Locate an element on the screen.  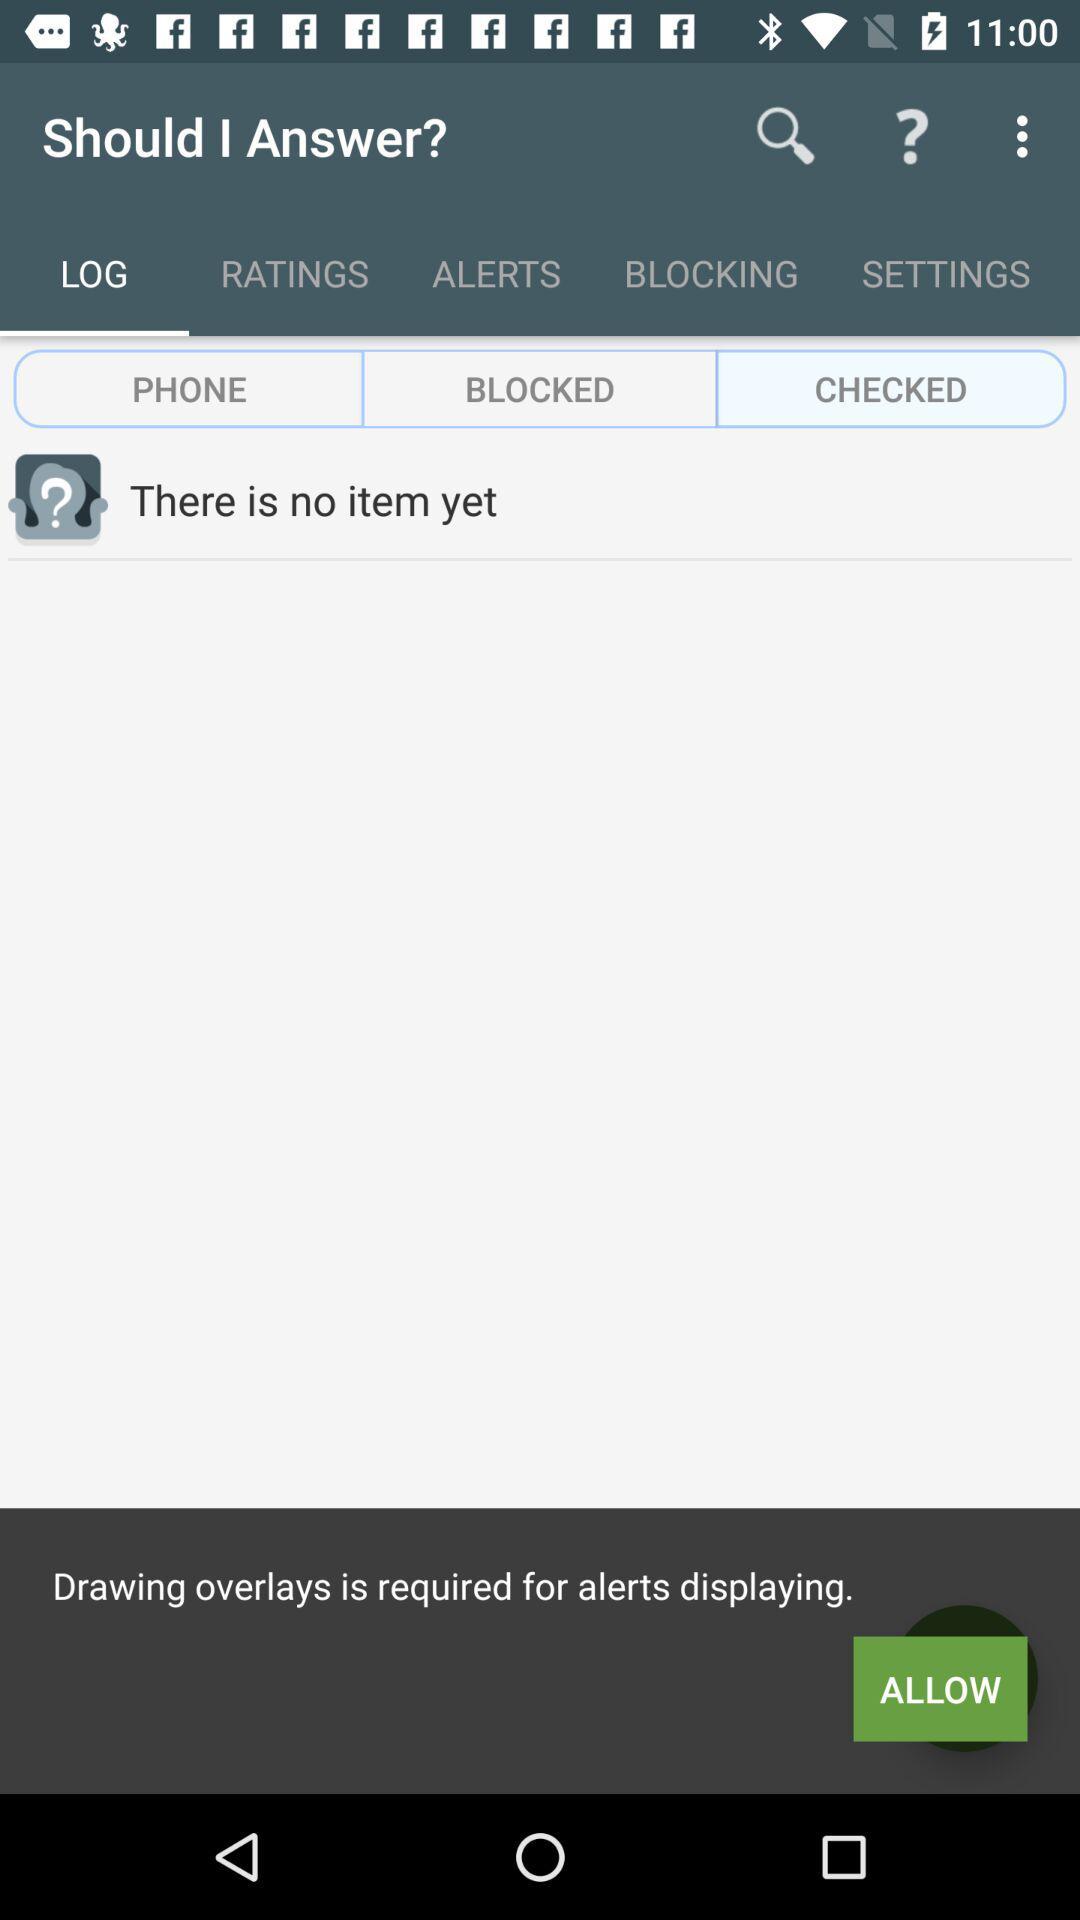
checked is located at coordinates (890, 388).